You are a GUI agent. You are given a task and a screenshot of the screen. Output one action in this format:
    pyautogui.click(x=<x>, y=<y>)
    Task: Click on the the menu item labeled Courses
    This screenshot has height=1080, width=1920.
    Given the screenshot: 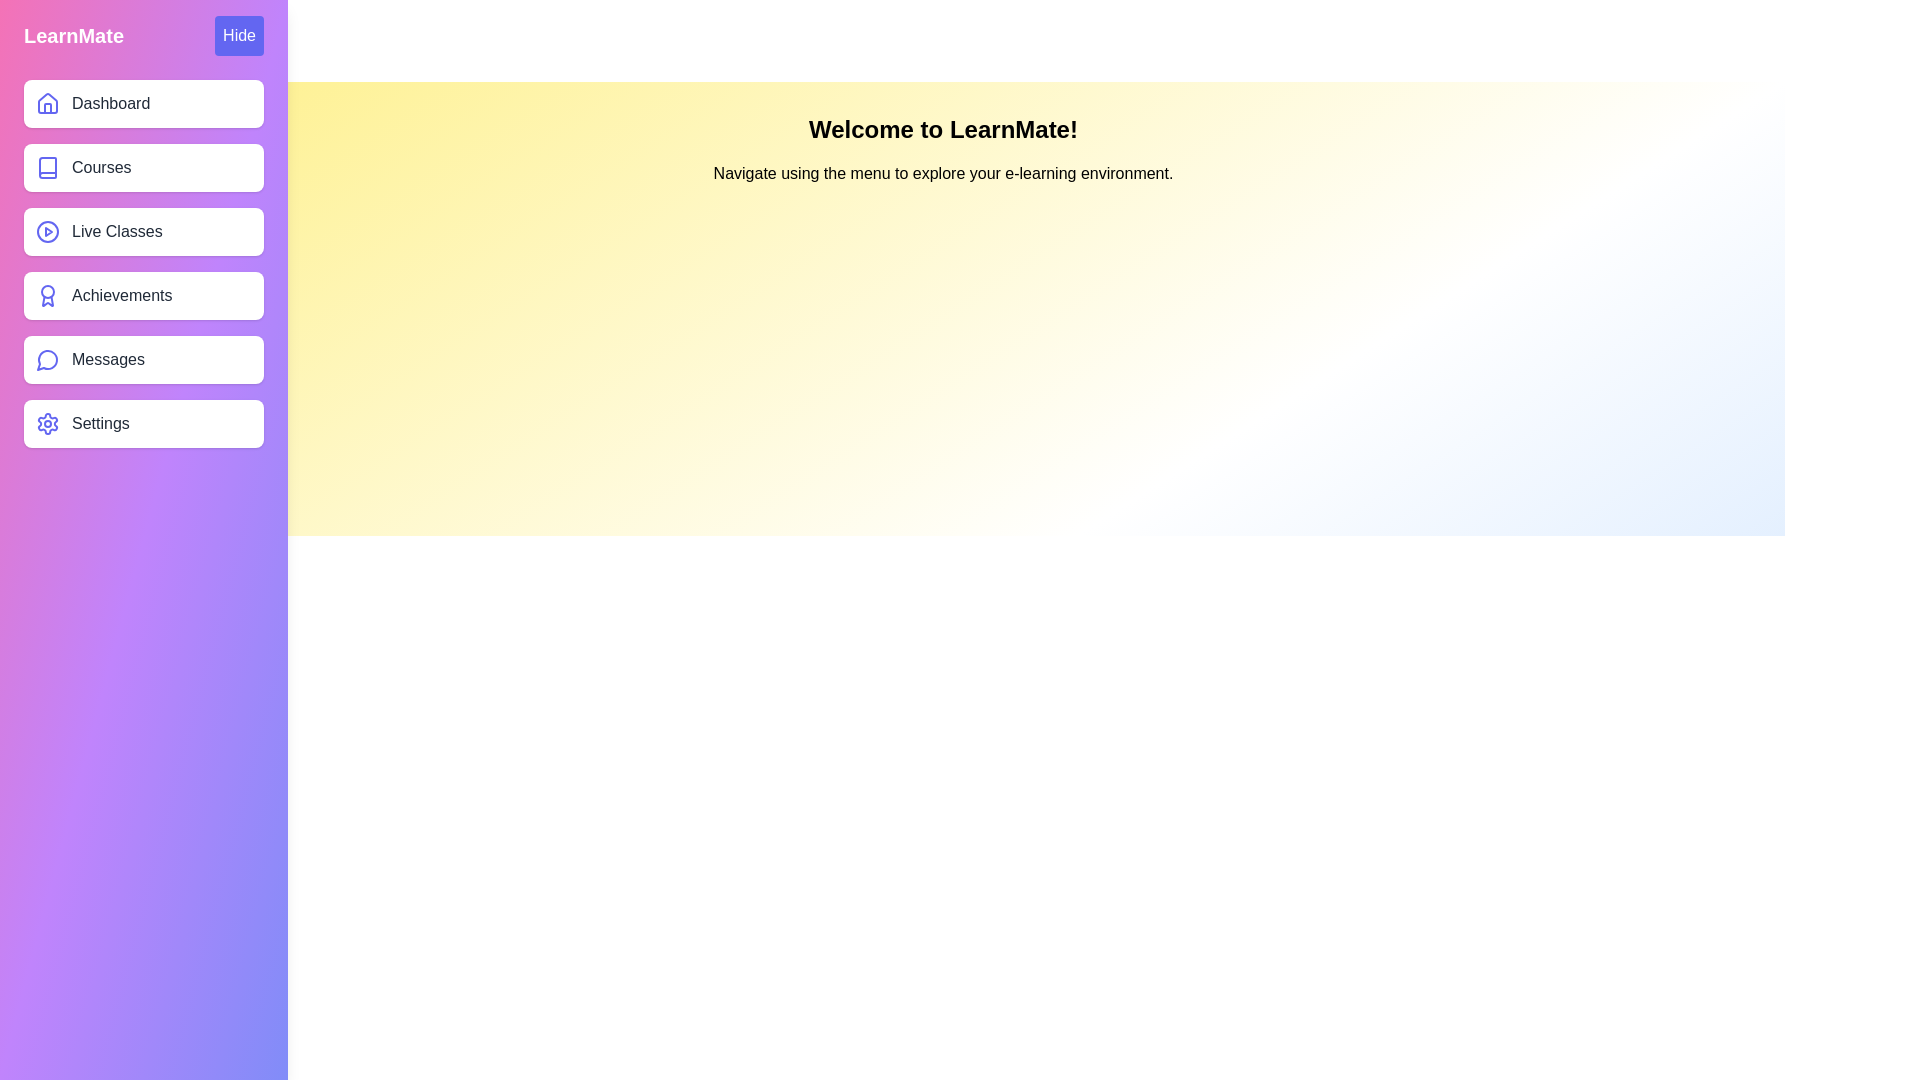 What is the action you would take?
    pyautogui.click(x=143, y=167)
    